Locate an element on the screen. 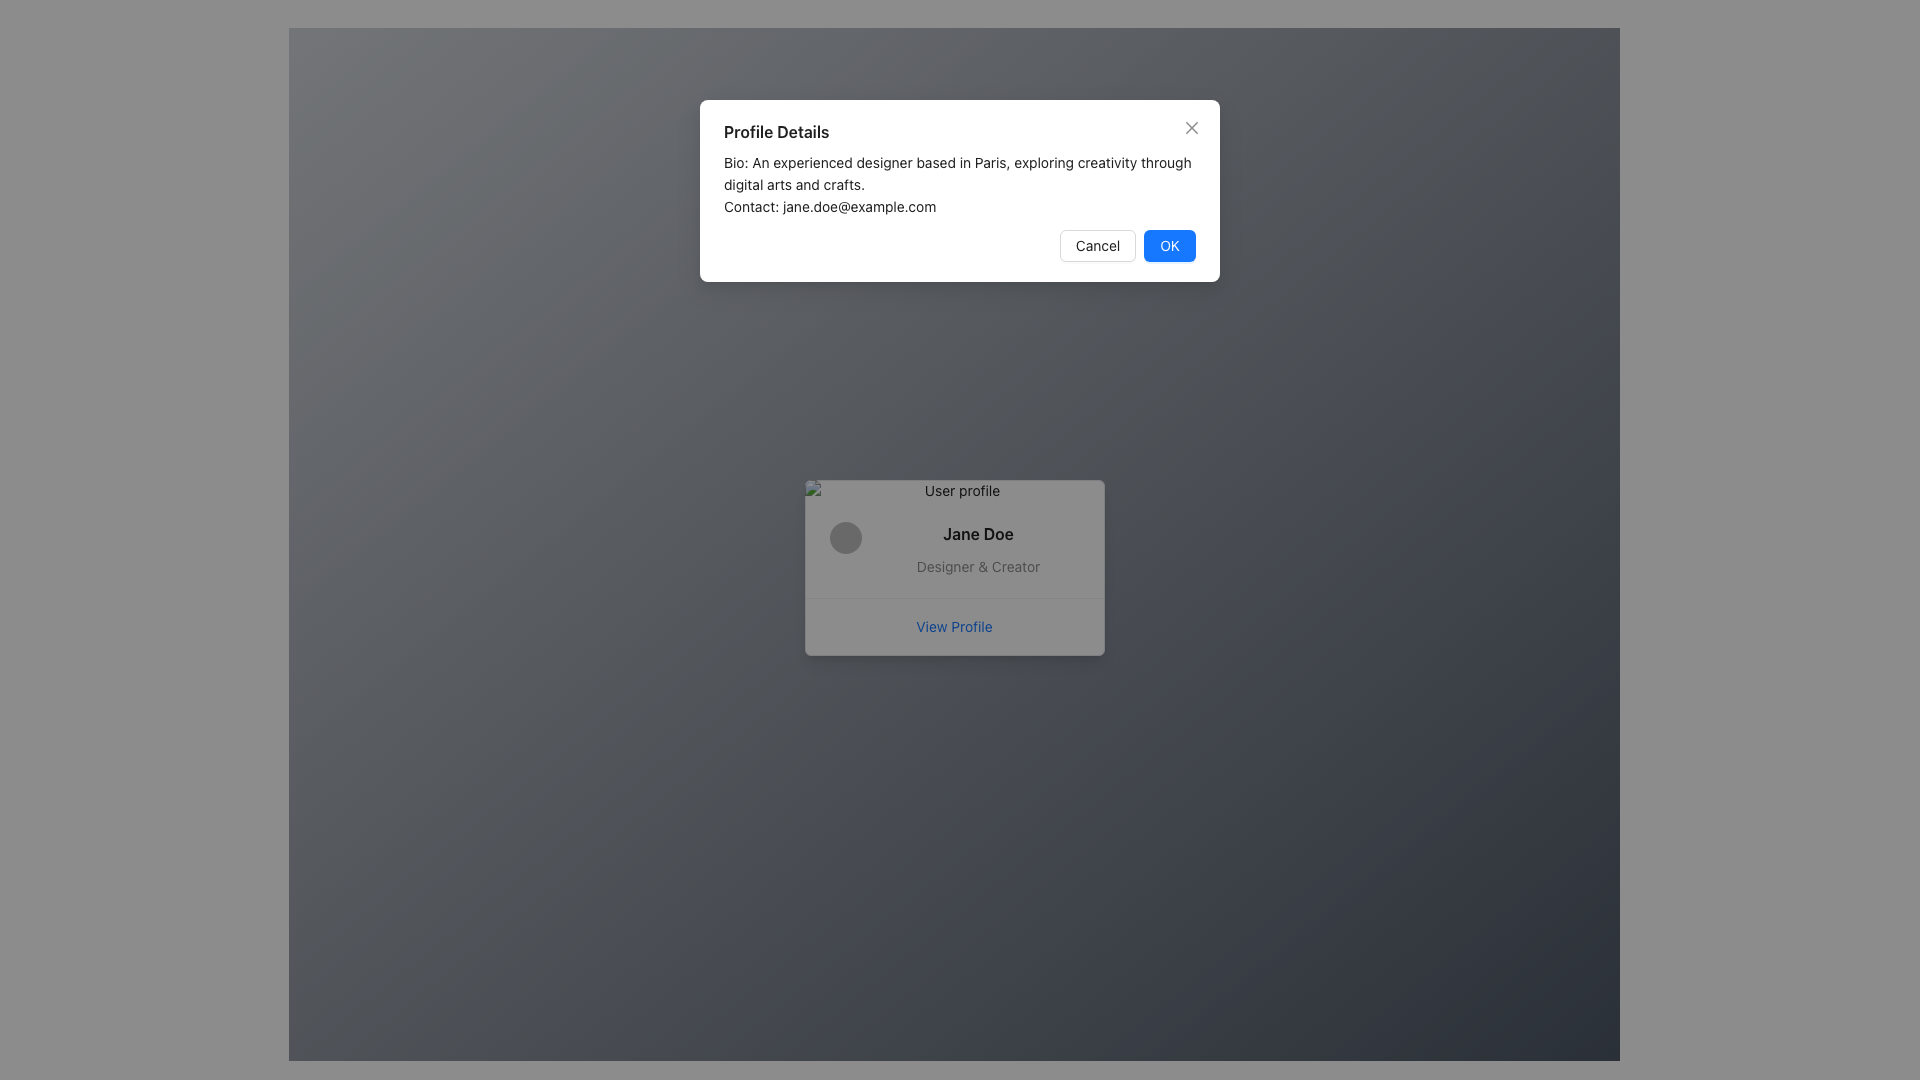  the circular avatar placeholder representing the user profile picture within the 'User profile' card is located at coordinates (845, 537).